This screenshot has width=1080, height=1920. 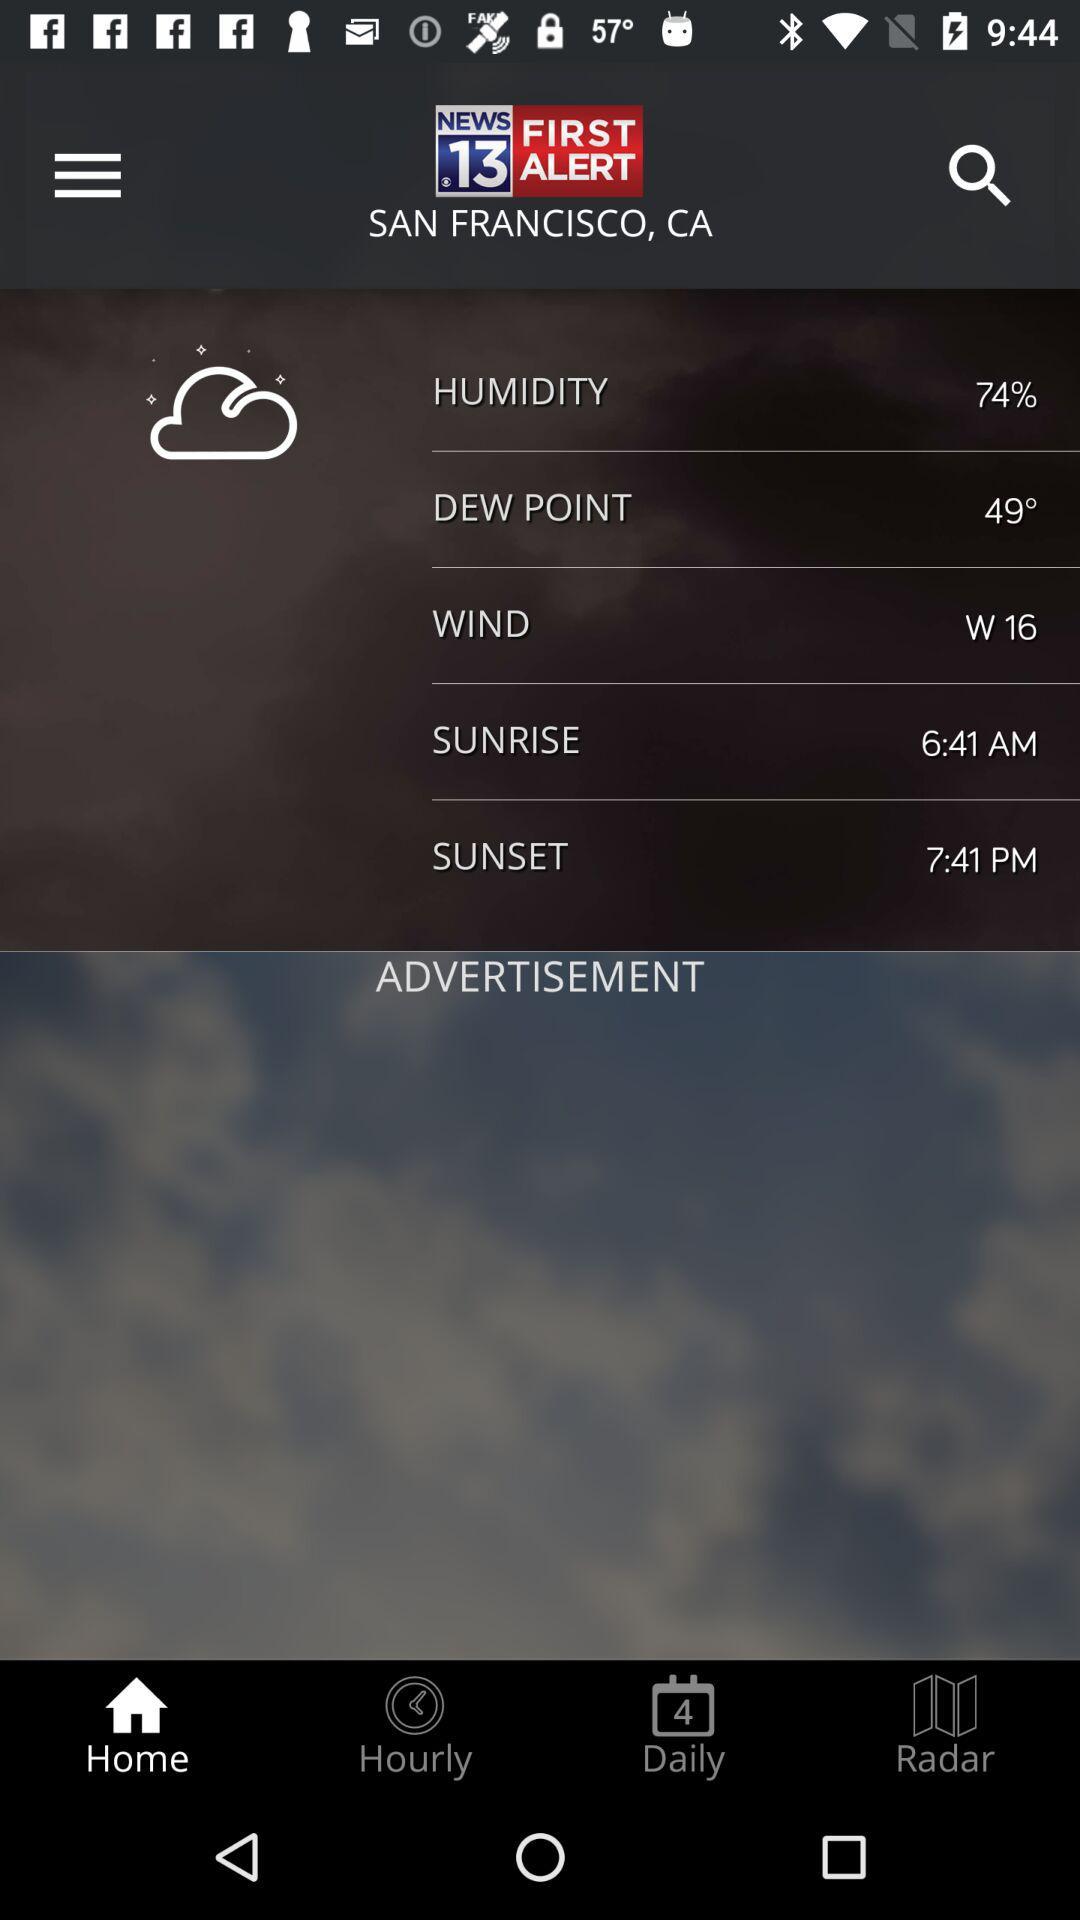 I want to click on item next to the daily icon, so click(x=413, y=1726).